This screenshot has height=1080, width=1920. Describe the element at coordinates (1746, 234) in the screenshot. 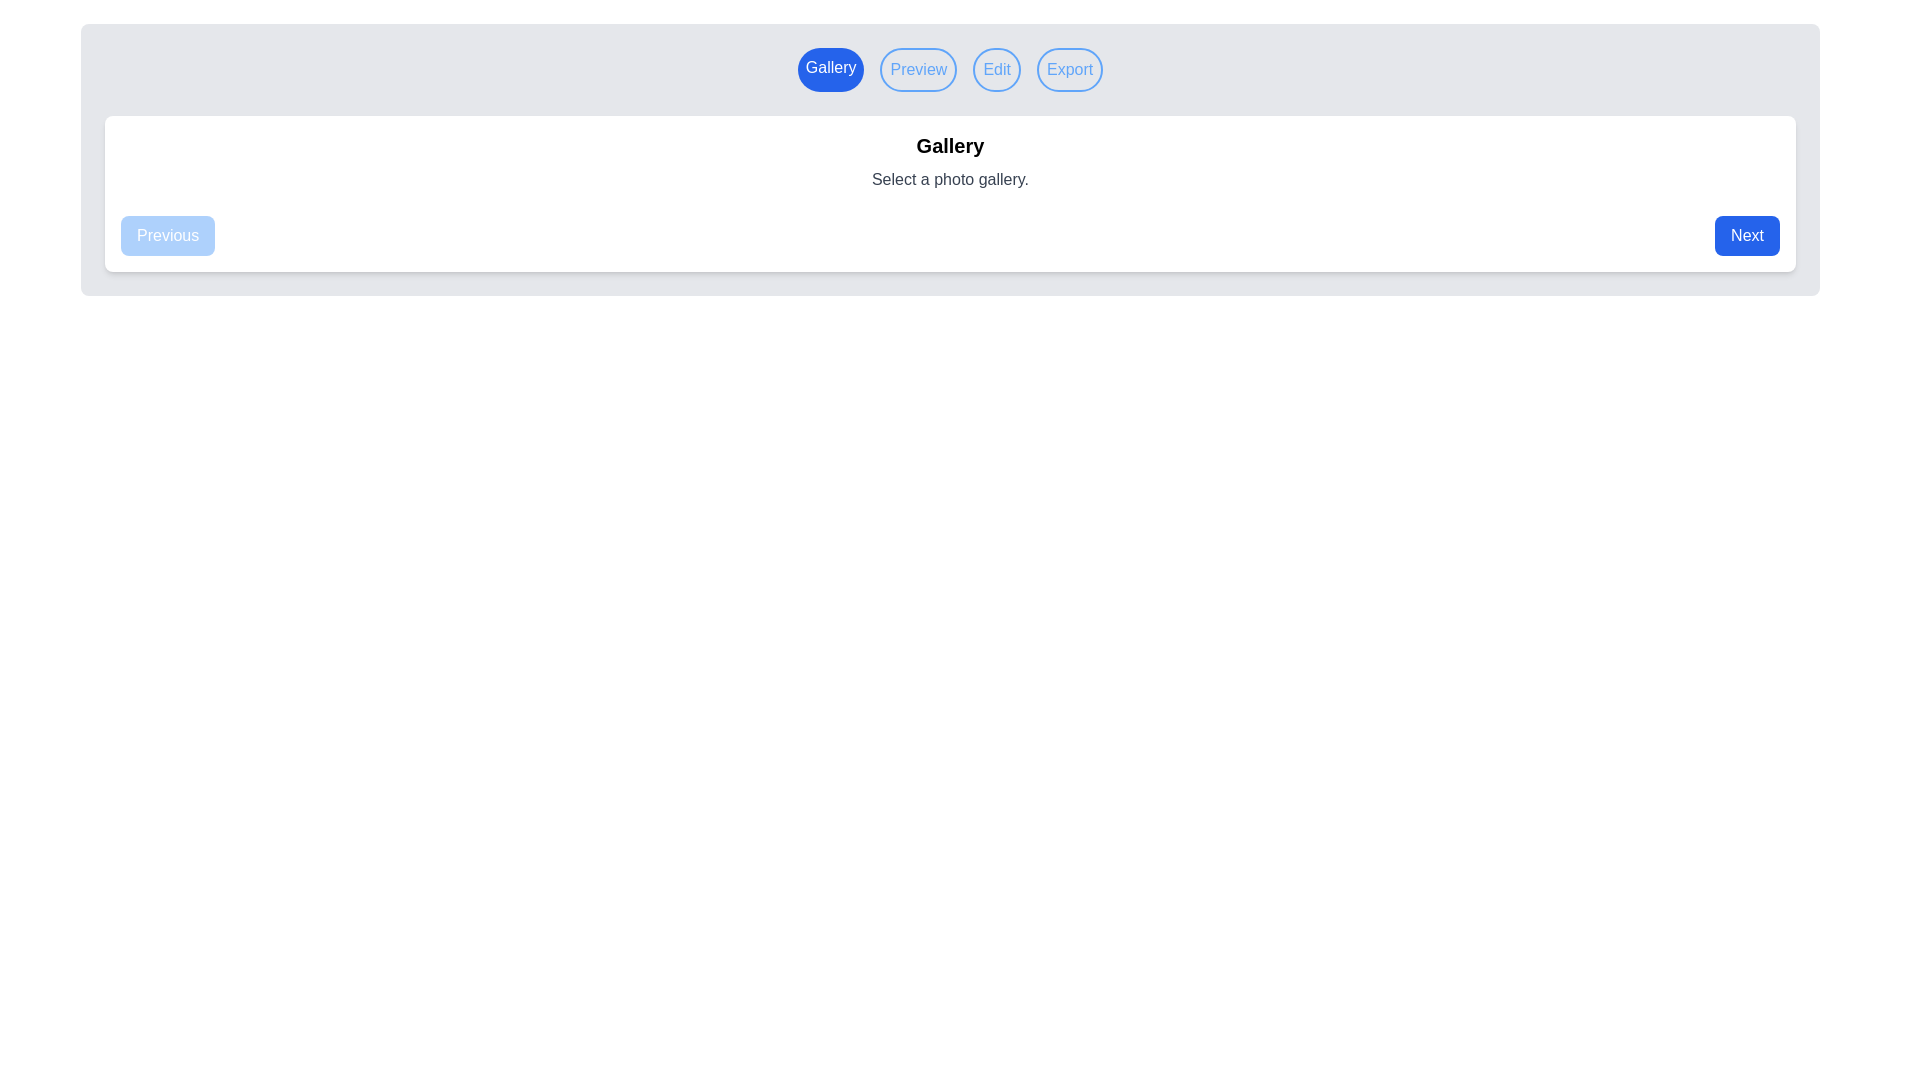

I see `the Next button to navigate to the Next step` at that location.